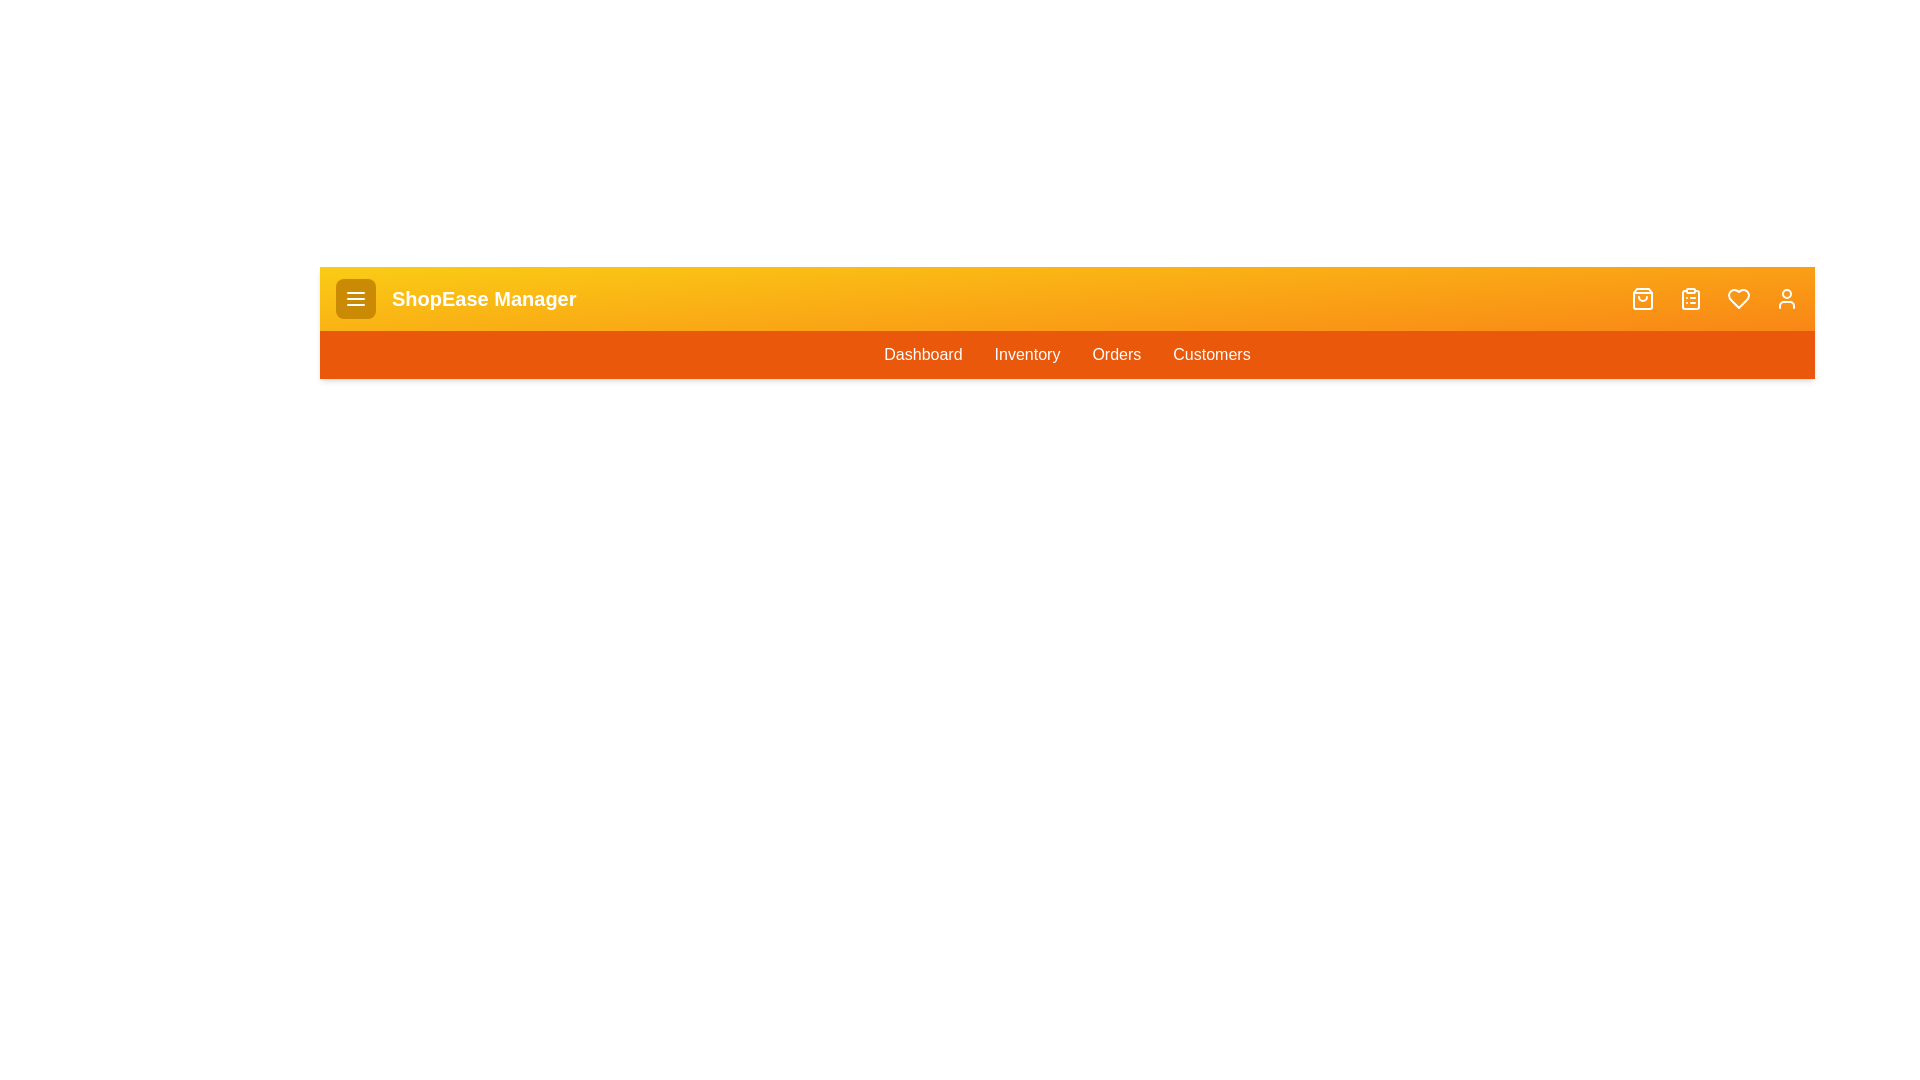  I want to click on the heart_icon to observe its hover effect, so click(1737, 299).